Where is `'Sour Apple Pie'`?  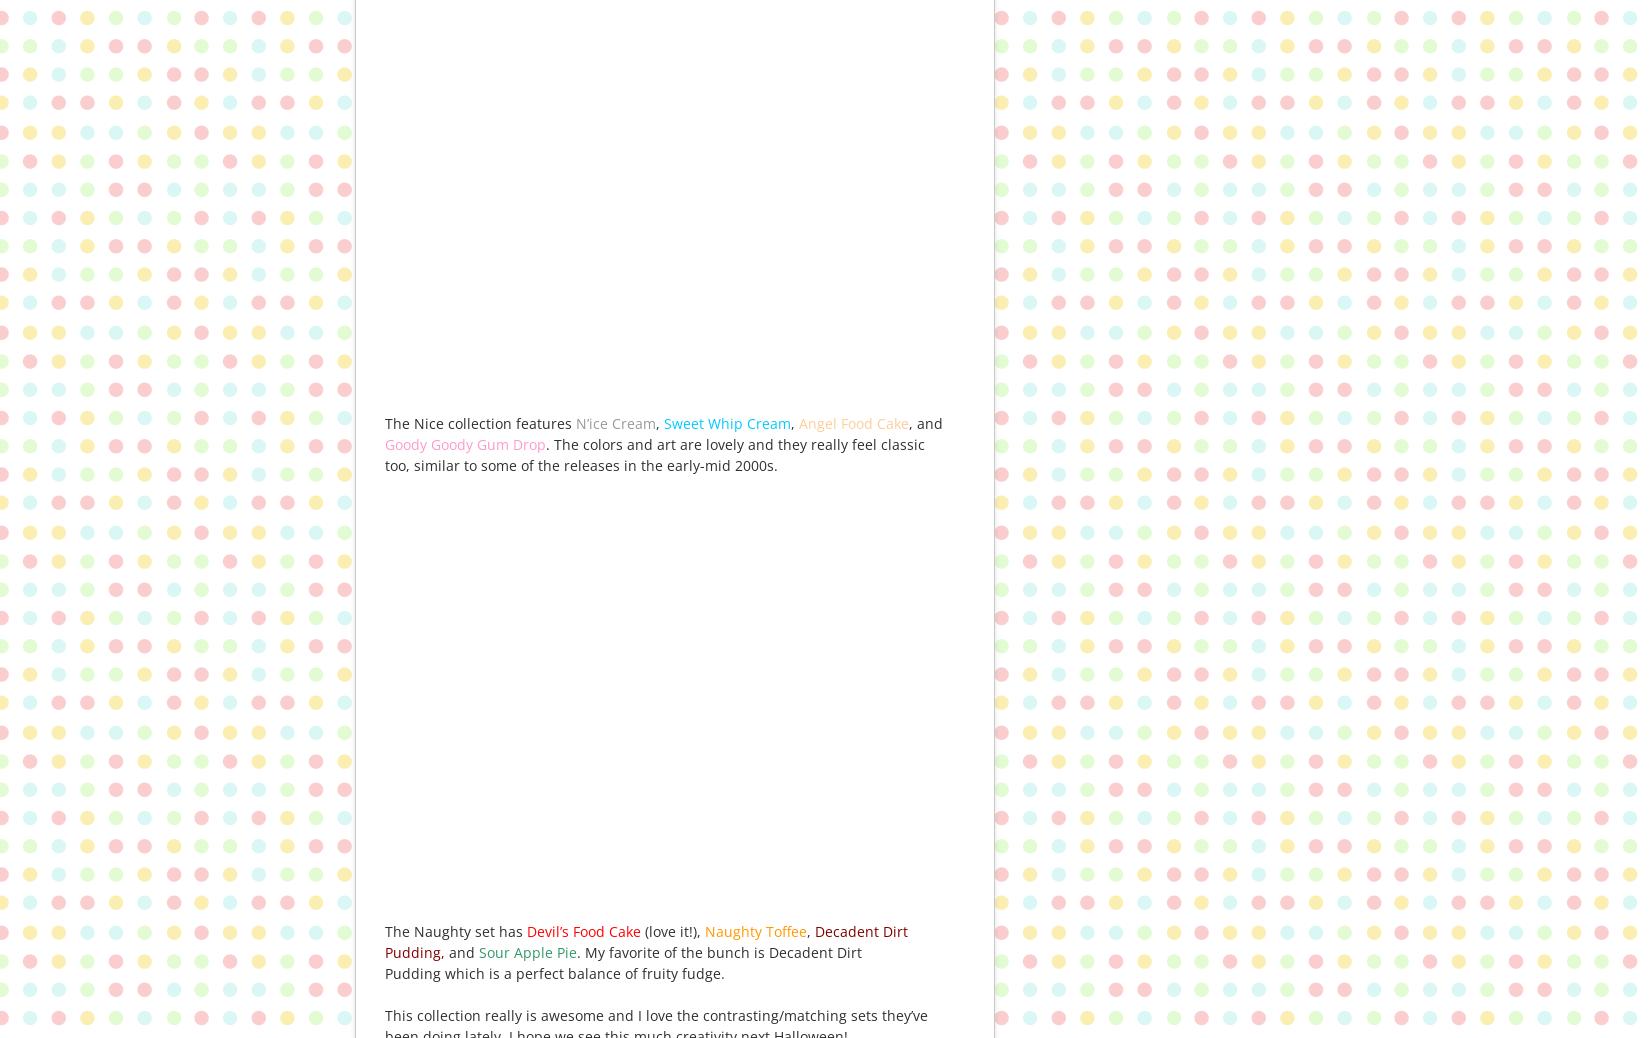
'Sour Apple Pie' is located at coordinates (527, 952).